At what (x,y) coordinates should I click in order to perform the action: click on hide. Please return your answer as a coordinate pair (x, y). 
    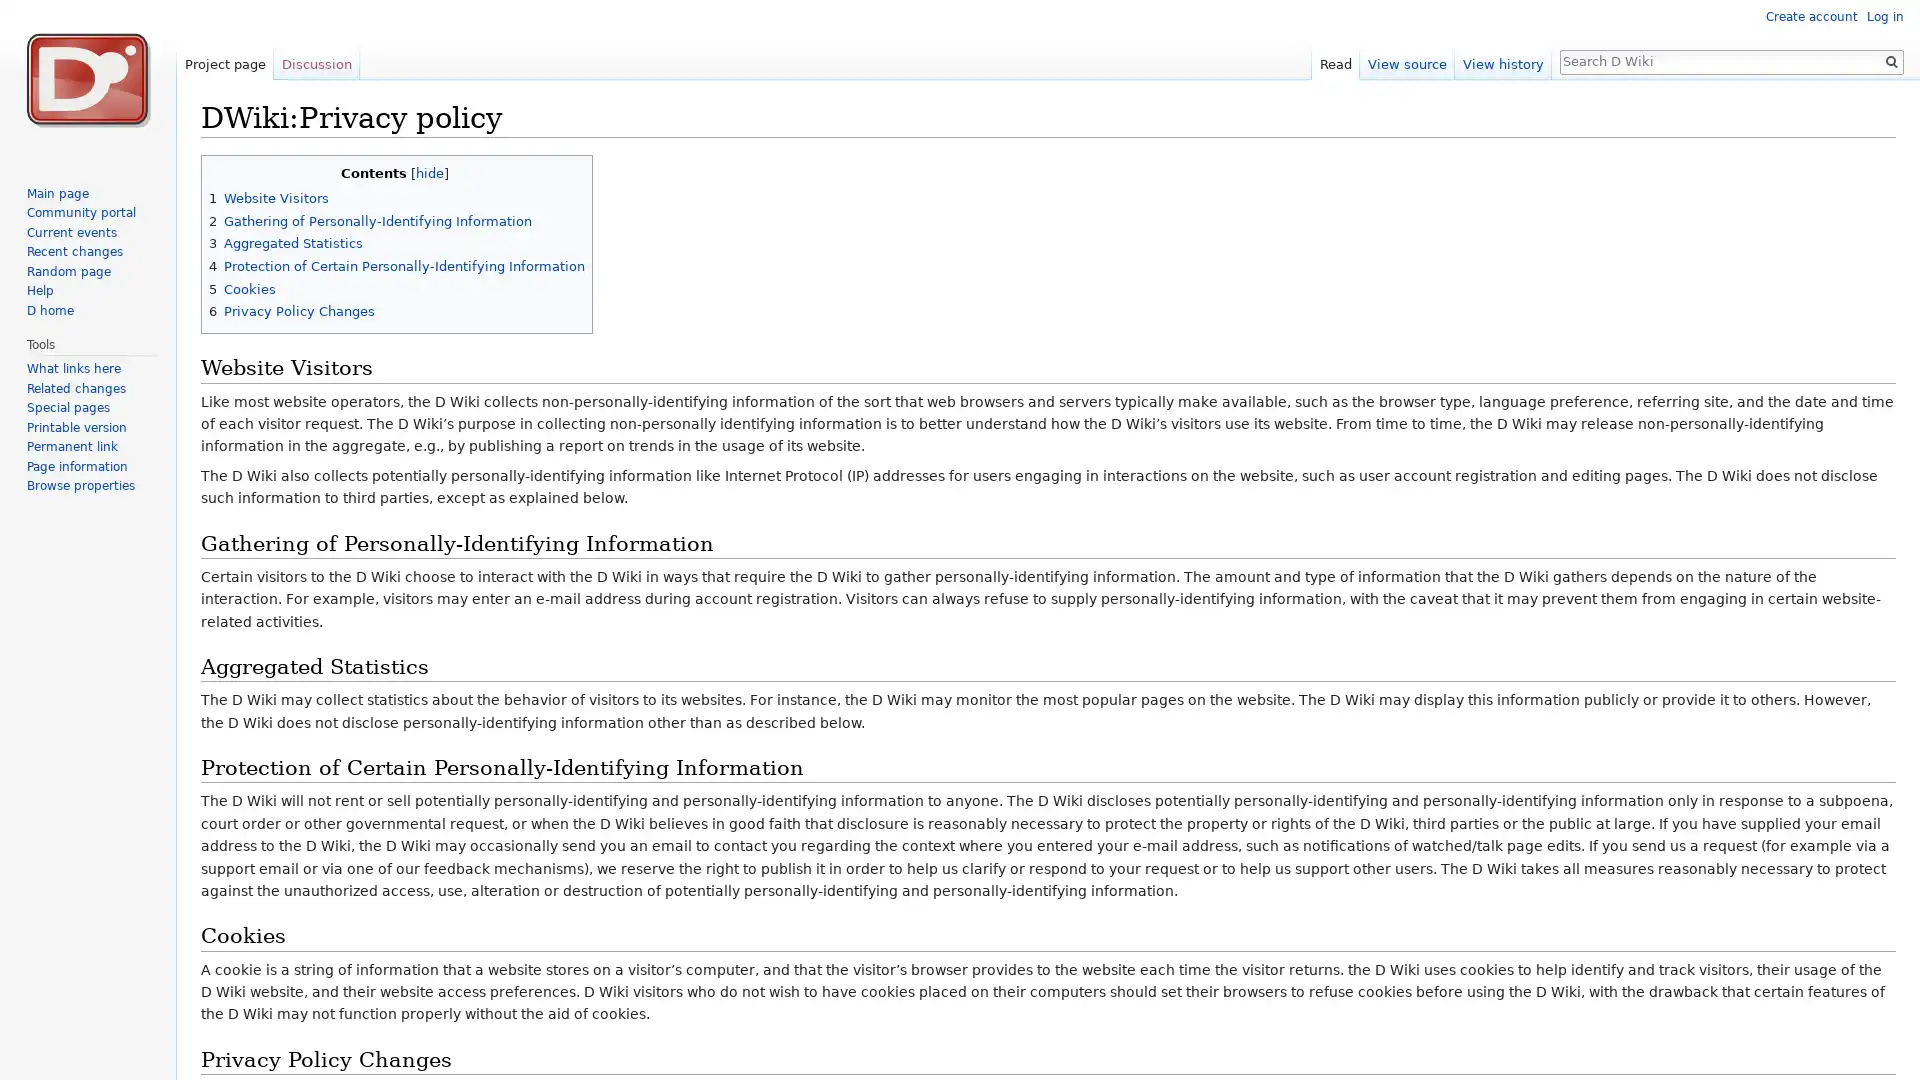
    Looking at the image, I should click on (427, 171).